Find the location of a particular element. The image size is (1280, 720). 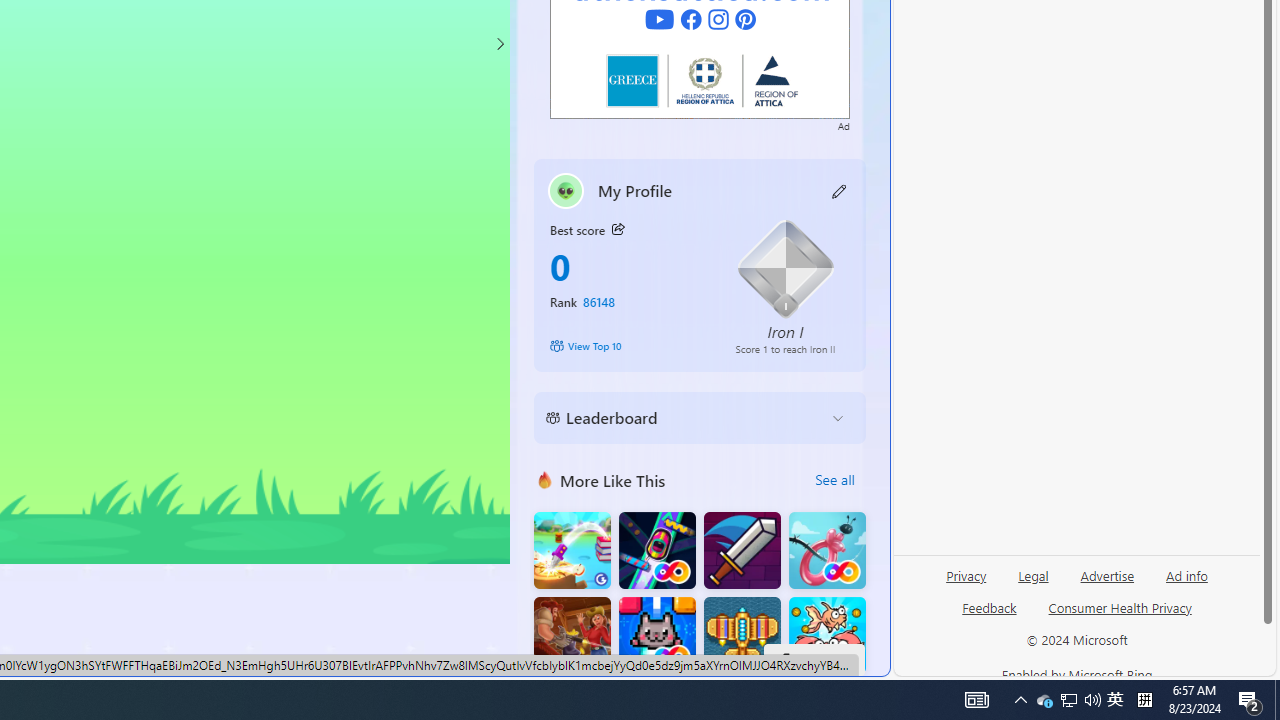

'Knife Flip' is located at coordinates (571, 550).